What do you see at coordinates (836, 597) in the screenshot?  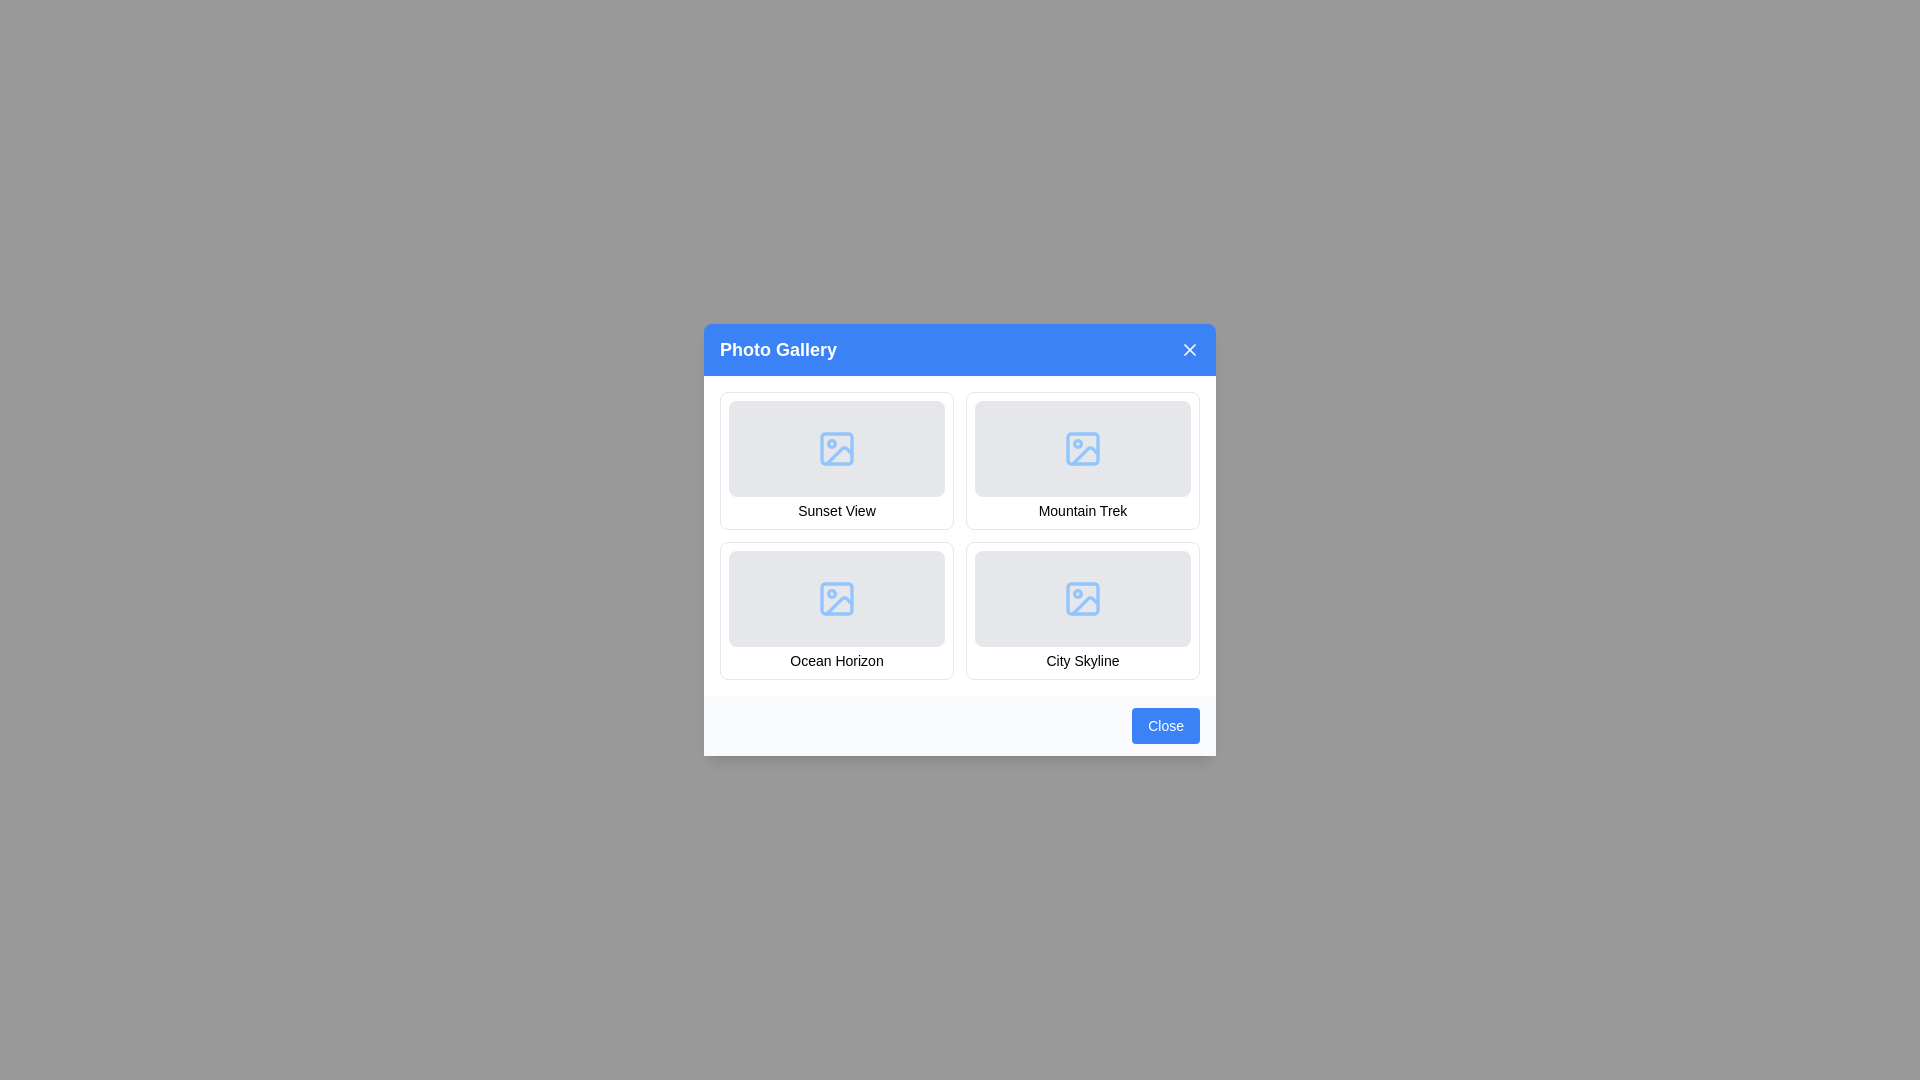 I see `the minimalistic image frame icon with a circular dot and mountain-like contour located in the 'Ocean Horizon' card within the 'Photo Gallery' modal` at bounding box center [836, 597].